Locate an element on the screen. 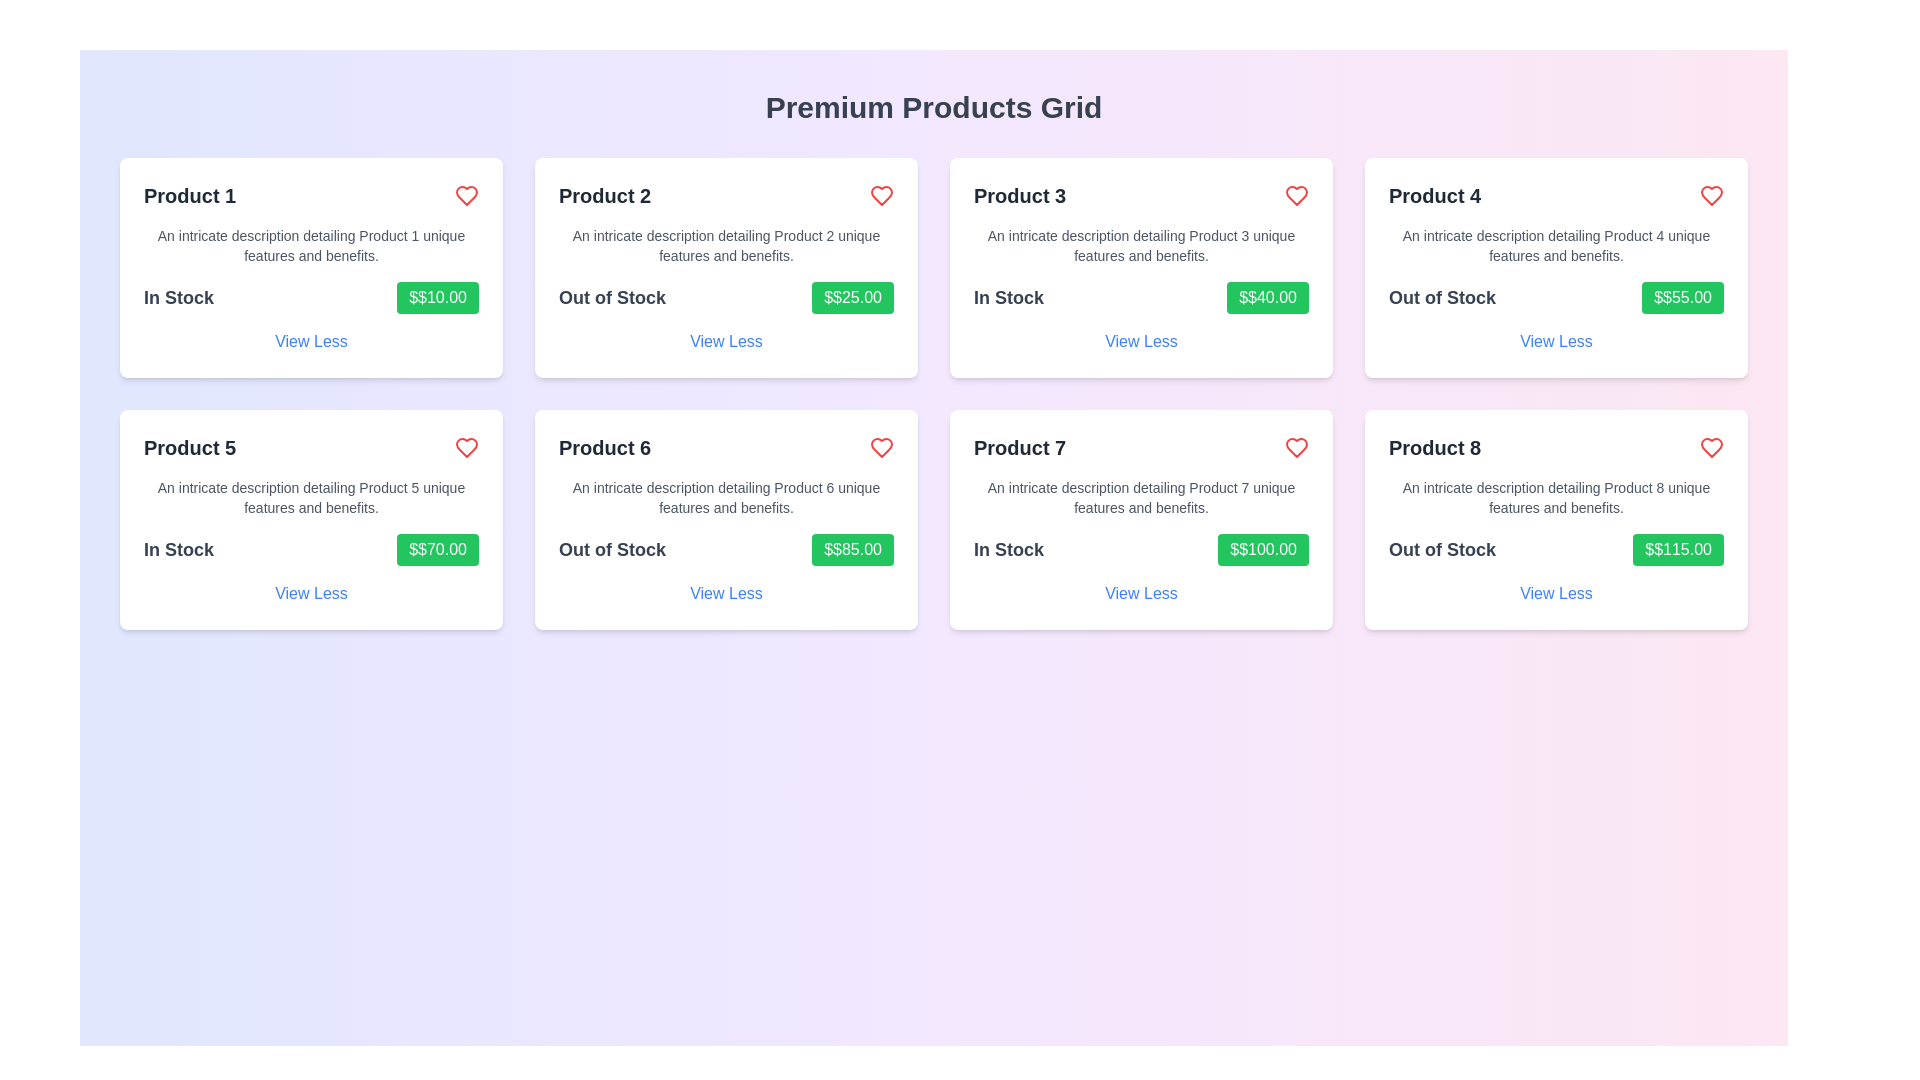 The image size is (1920, 1080). the static text label indicating the availability status of 'Product 8', which shows that the item is currently unavailable for purchase is located at coordinates (1442, 550).